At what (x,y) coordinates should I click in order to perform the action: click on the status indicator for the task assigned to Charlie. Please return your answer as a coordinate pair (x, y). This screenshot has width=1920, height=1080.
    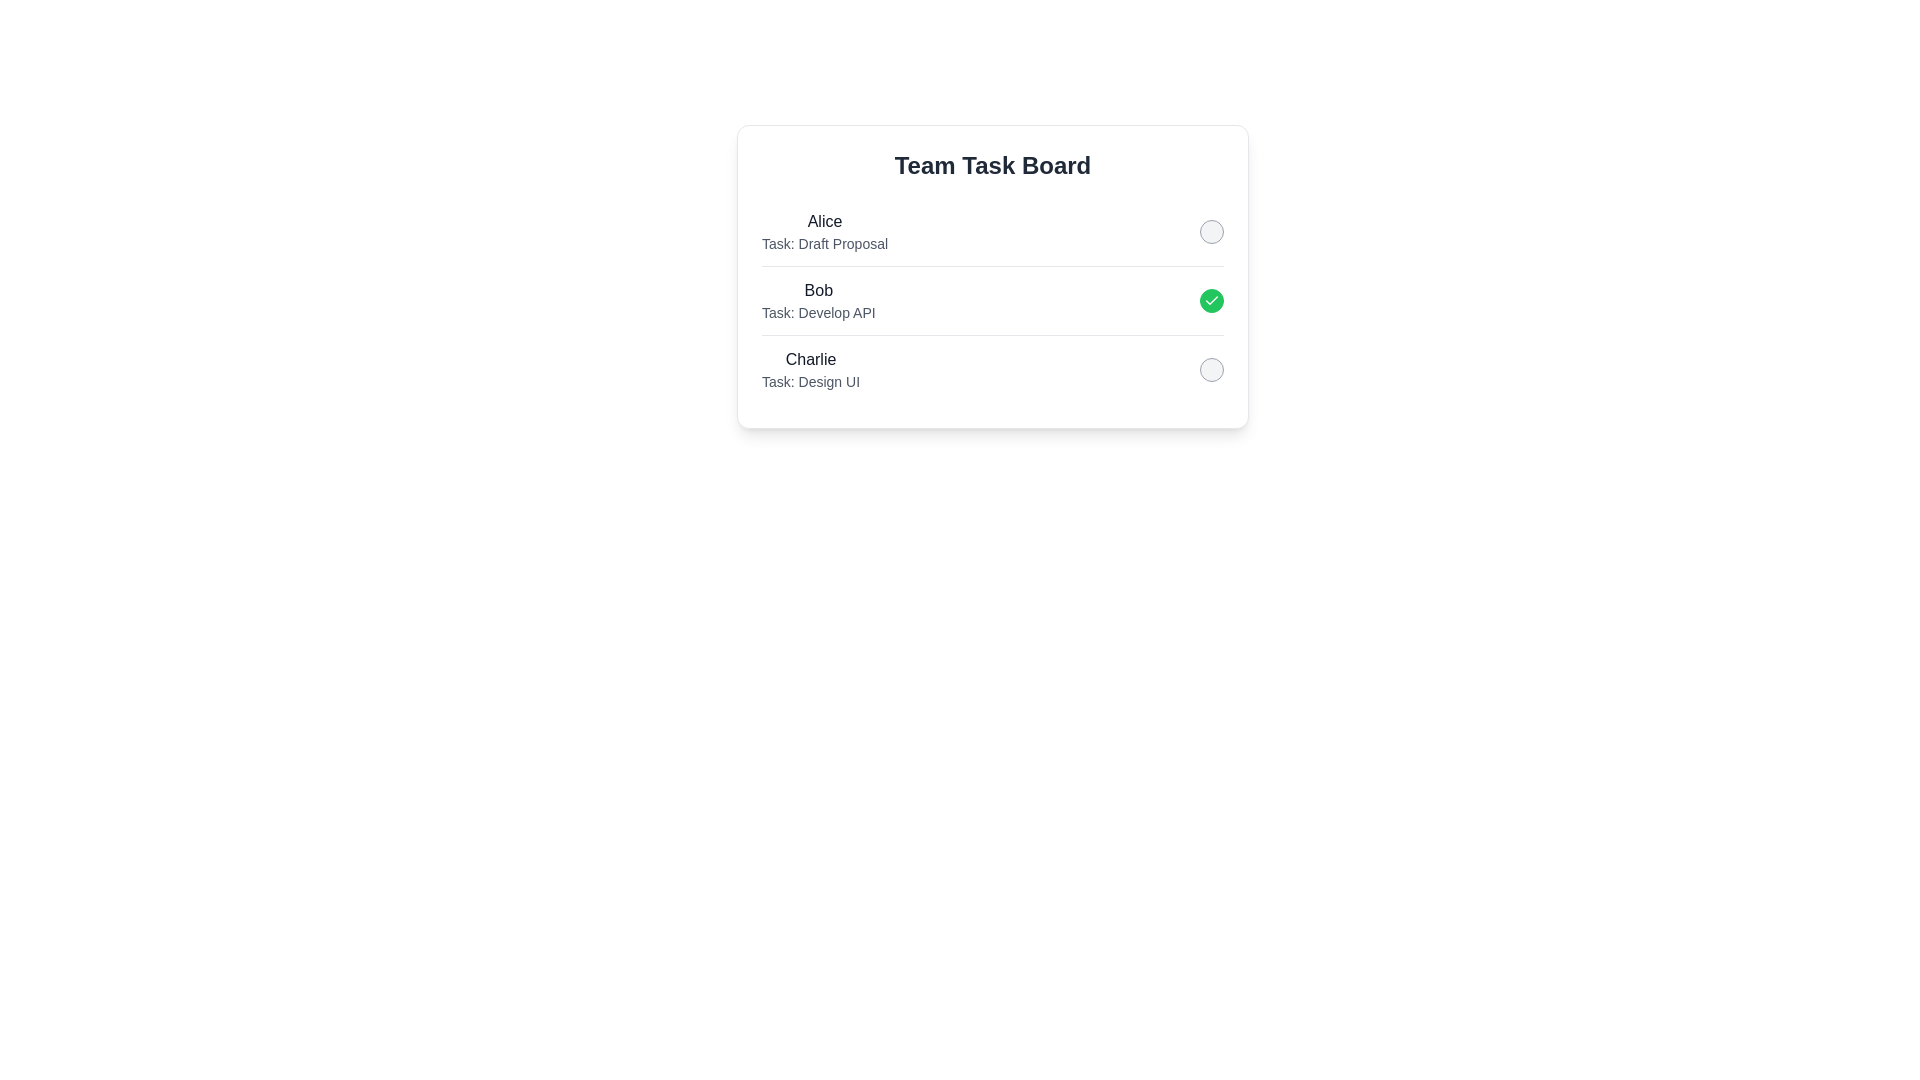
    Looking at the image, I should click on (1210, 370).